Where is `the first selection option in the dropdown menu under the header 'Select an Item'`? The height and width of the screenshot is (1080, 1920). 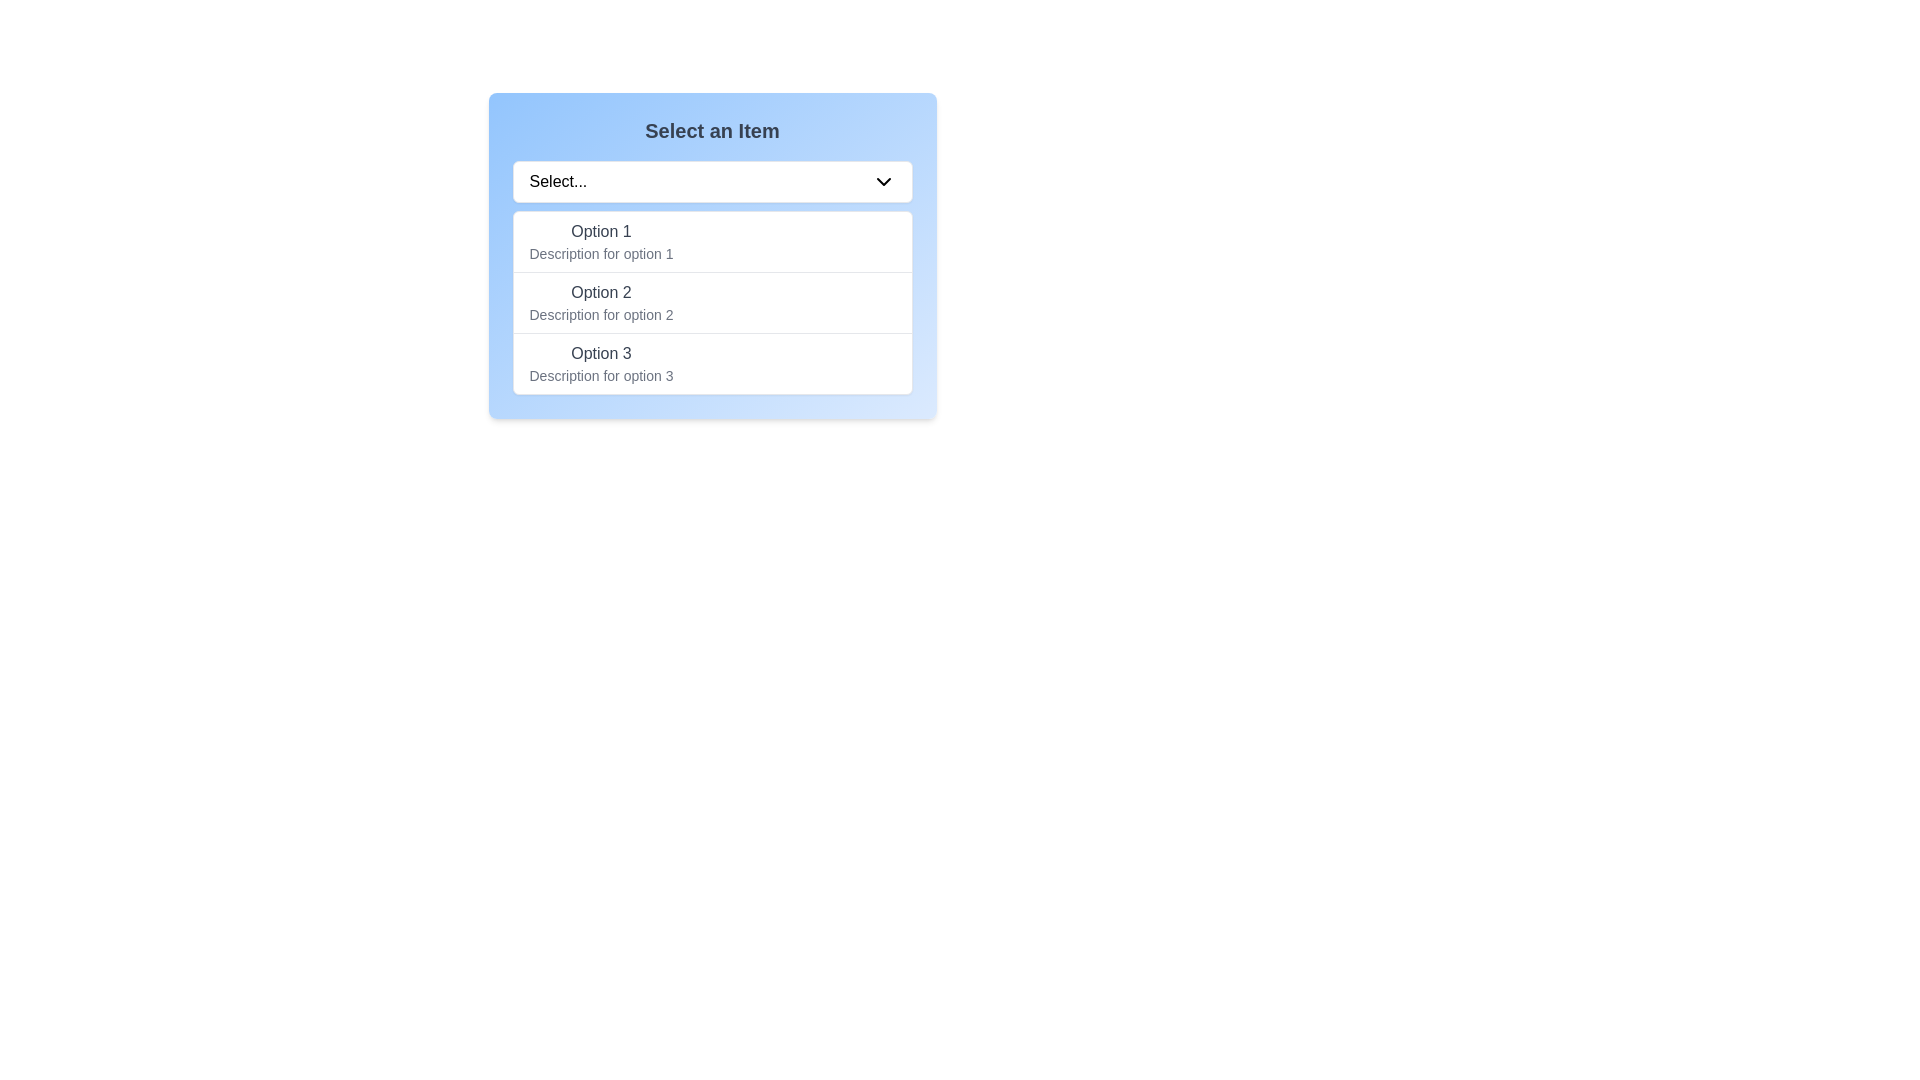
the first selection option in the dropdown menu under the header 'Select an Item' is located at coordinates (600, 241).